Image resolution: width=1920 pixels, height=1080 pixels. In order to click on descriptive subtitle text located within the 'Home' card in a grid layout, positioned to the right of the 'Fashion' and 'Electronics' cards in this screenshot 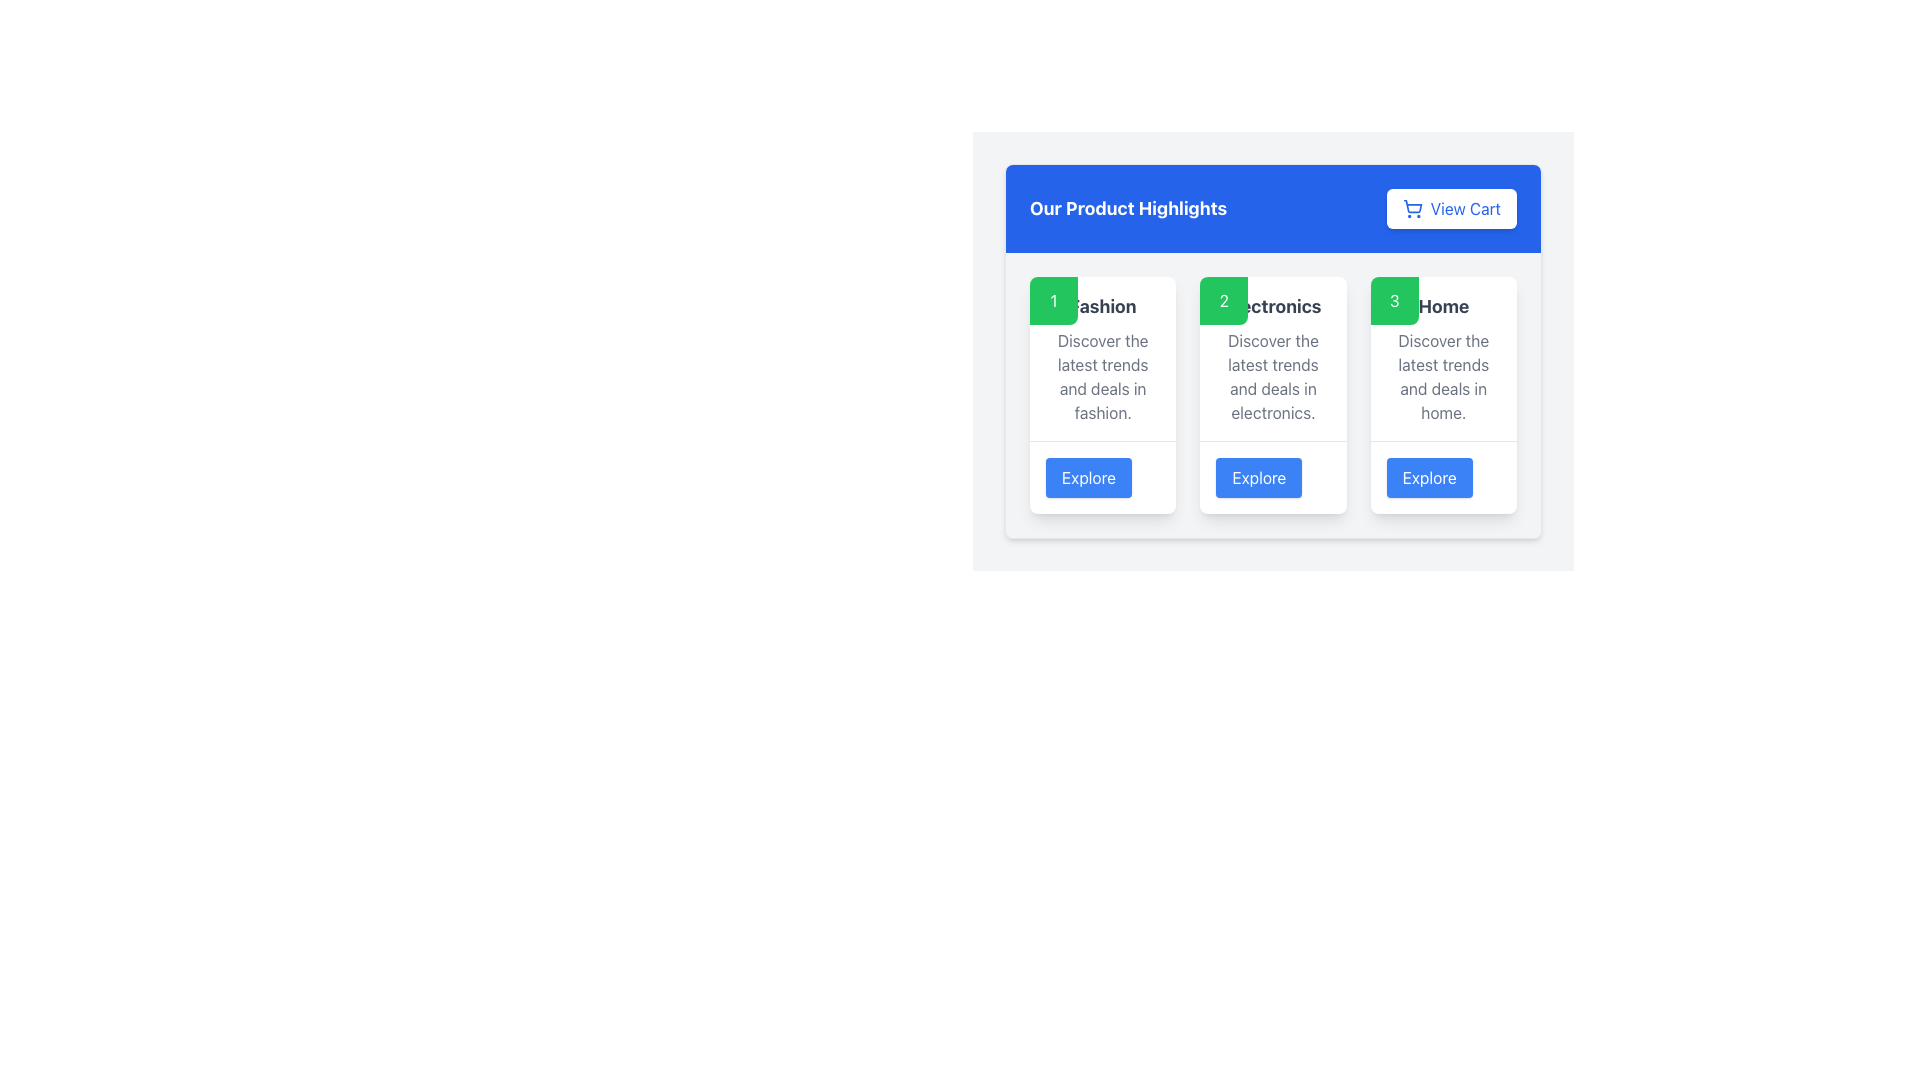, I will do `click(1443, 377)`.